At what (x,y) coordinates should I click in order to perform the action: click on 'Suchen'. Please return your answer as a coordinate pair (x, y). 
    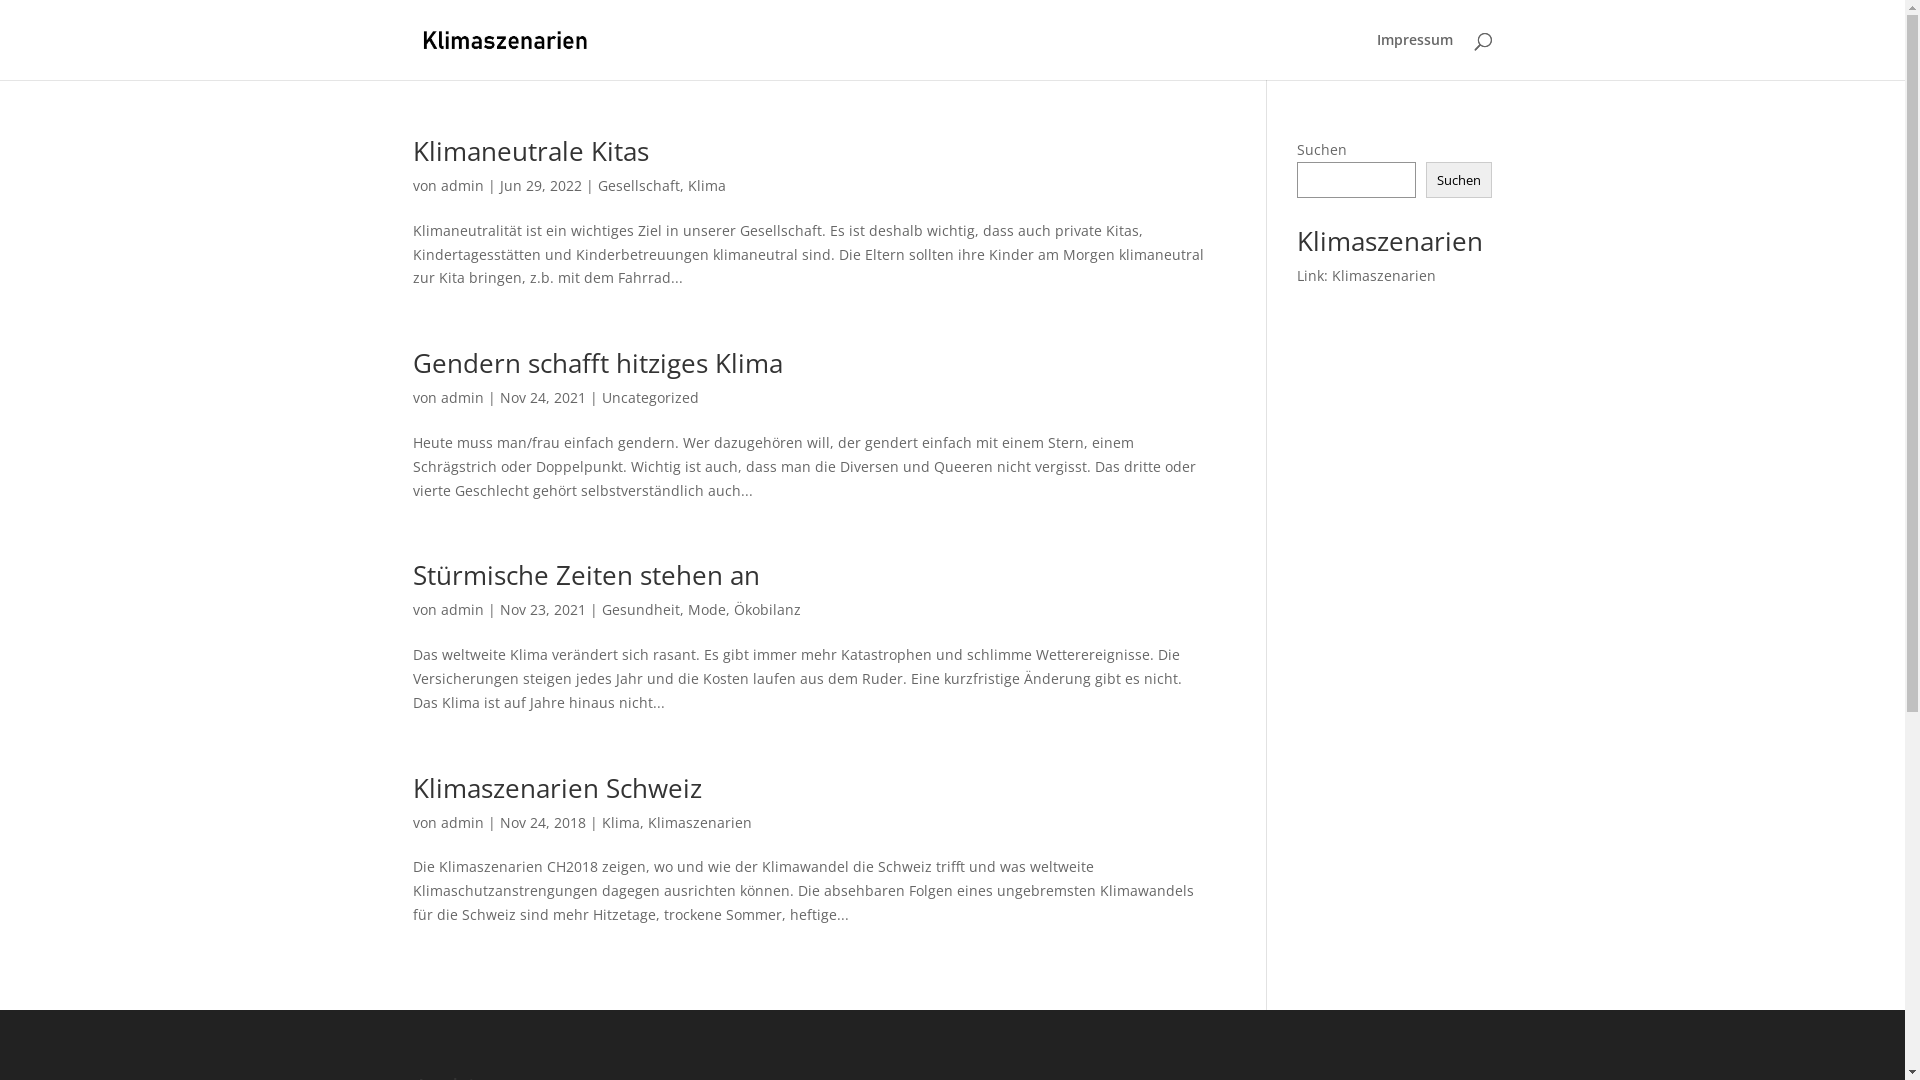
    Looking at the image, I should click on (1459, 180).